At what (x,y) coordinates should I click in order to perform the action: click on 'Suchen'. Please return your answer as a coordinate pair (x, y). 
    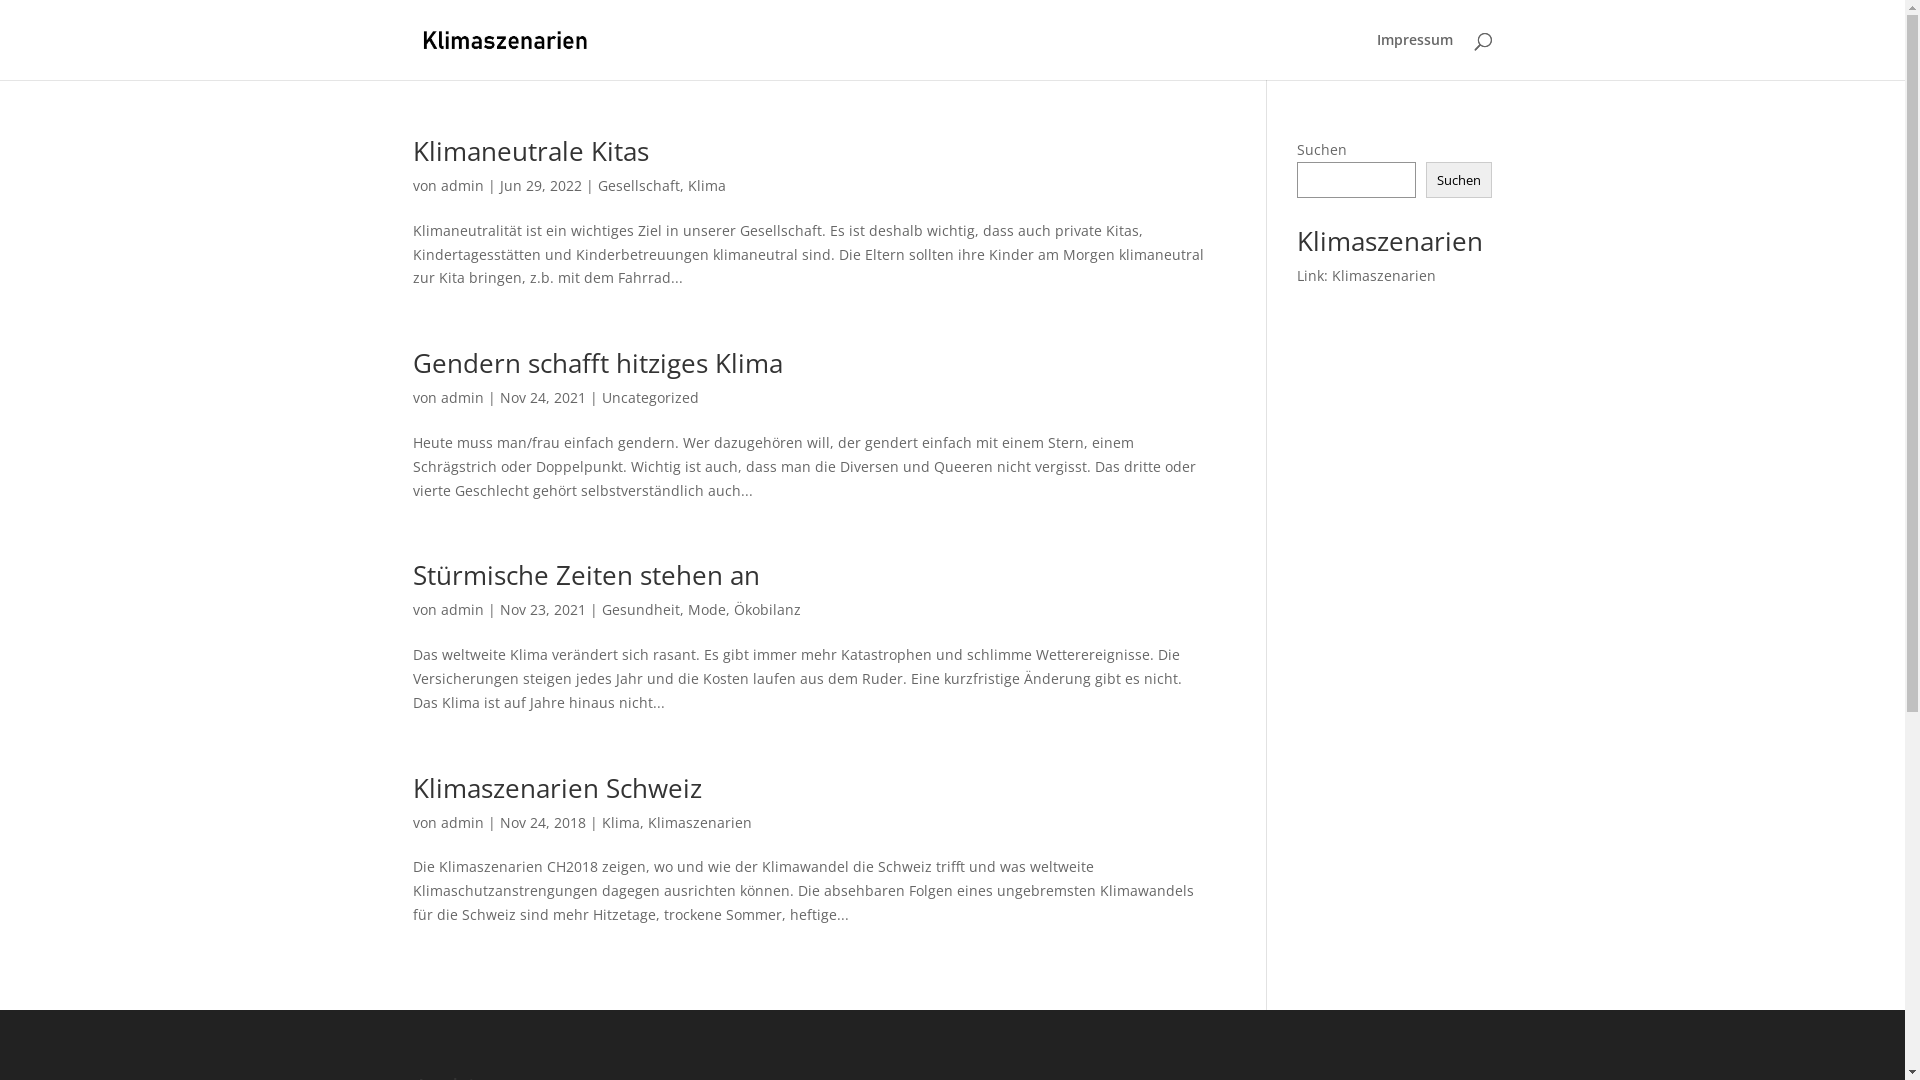
    Looking at the image, I should click on (1459, 180).